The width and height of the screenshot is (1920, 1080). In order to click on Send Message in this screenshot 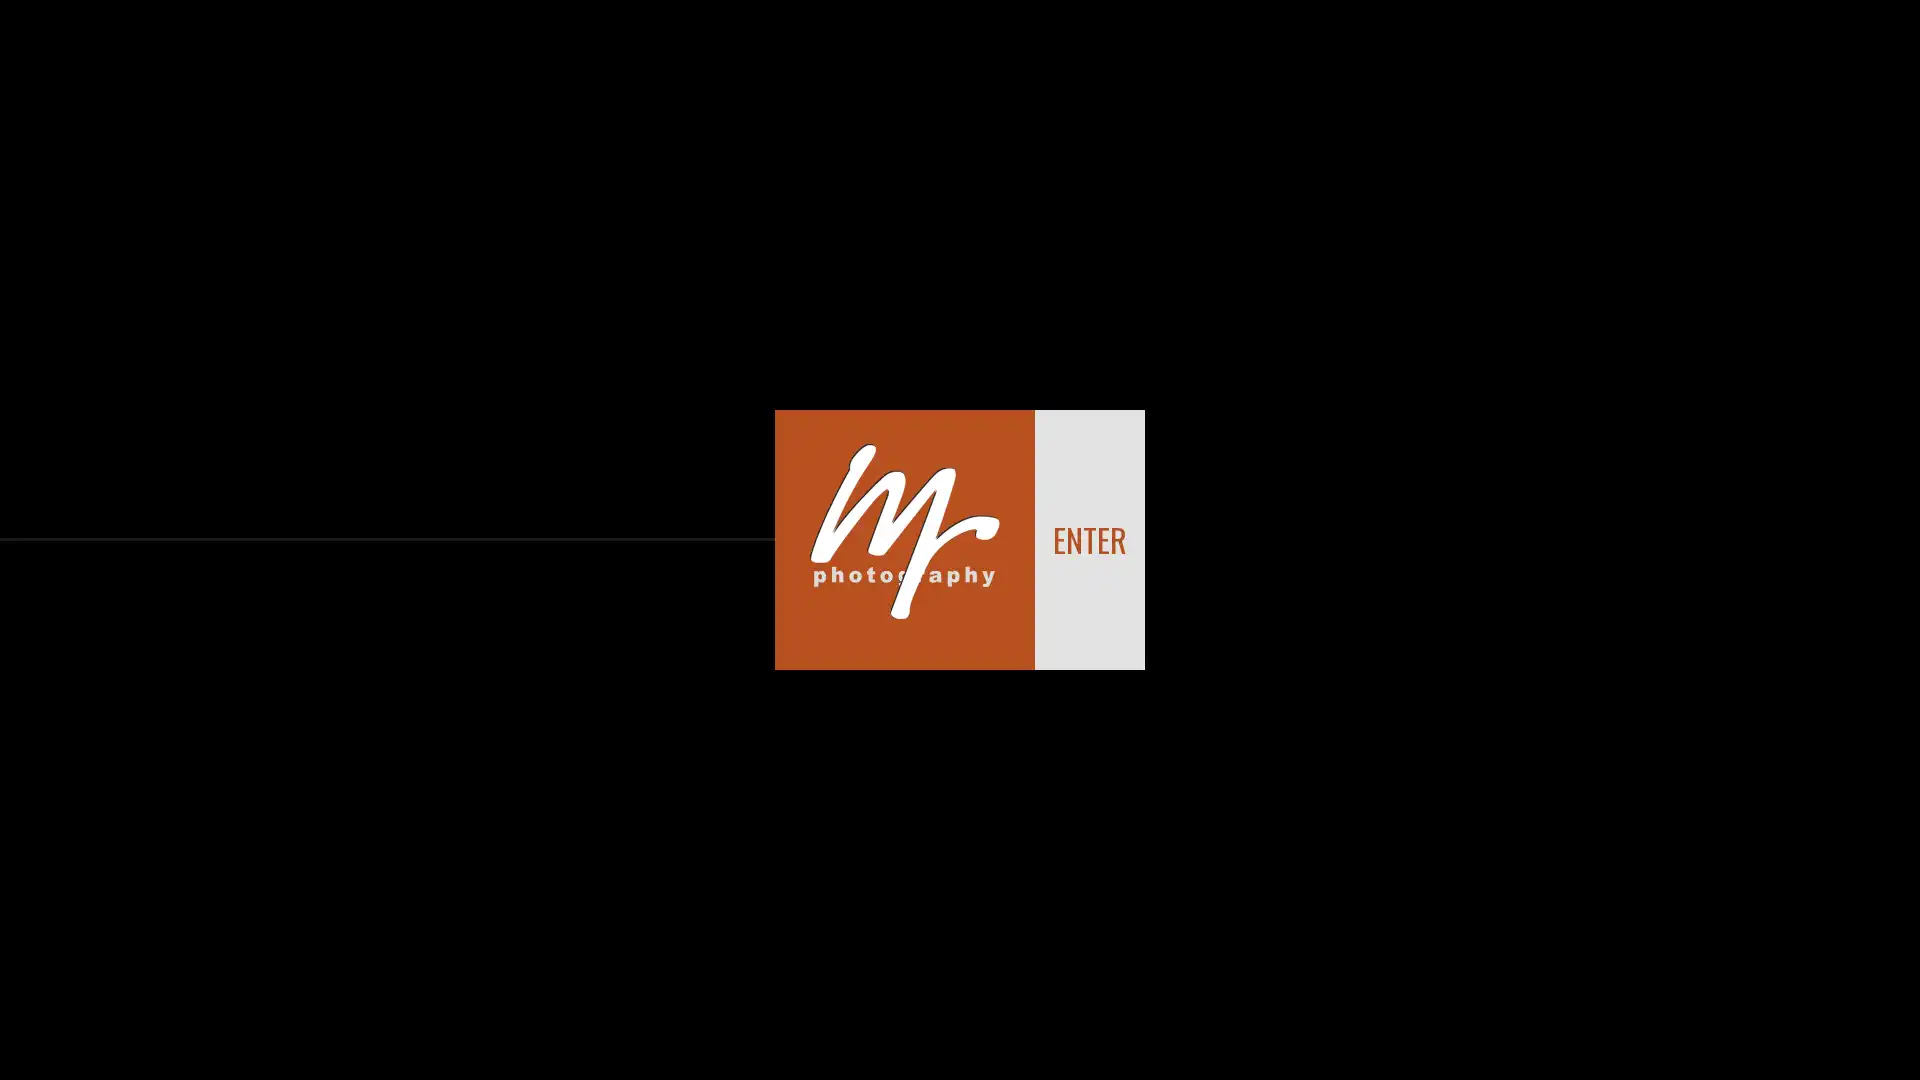, I will do `click(711, 364)`.